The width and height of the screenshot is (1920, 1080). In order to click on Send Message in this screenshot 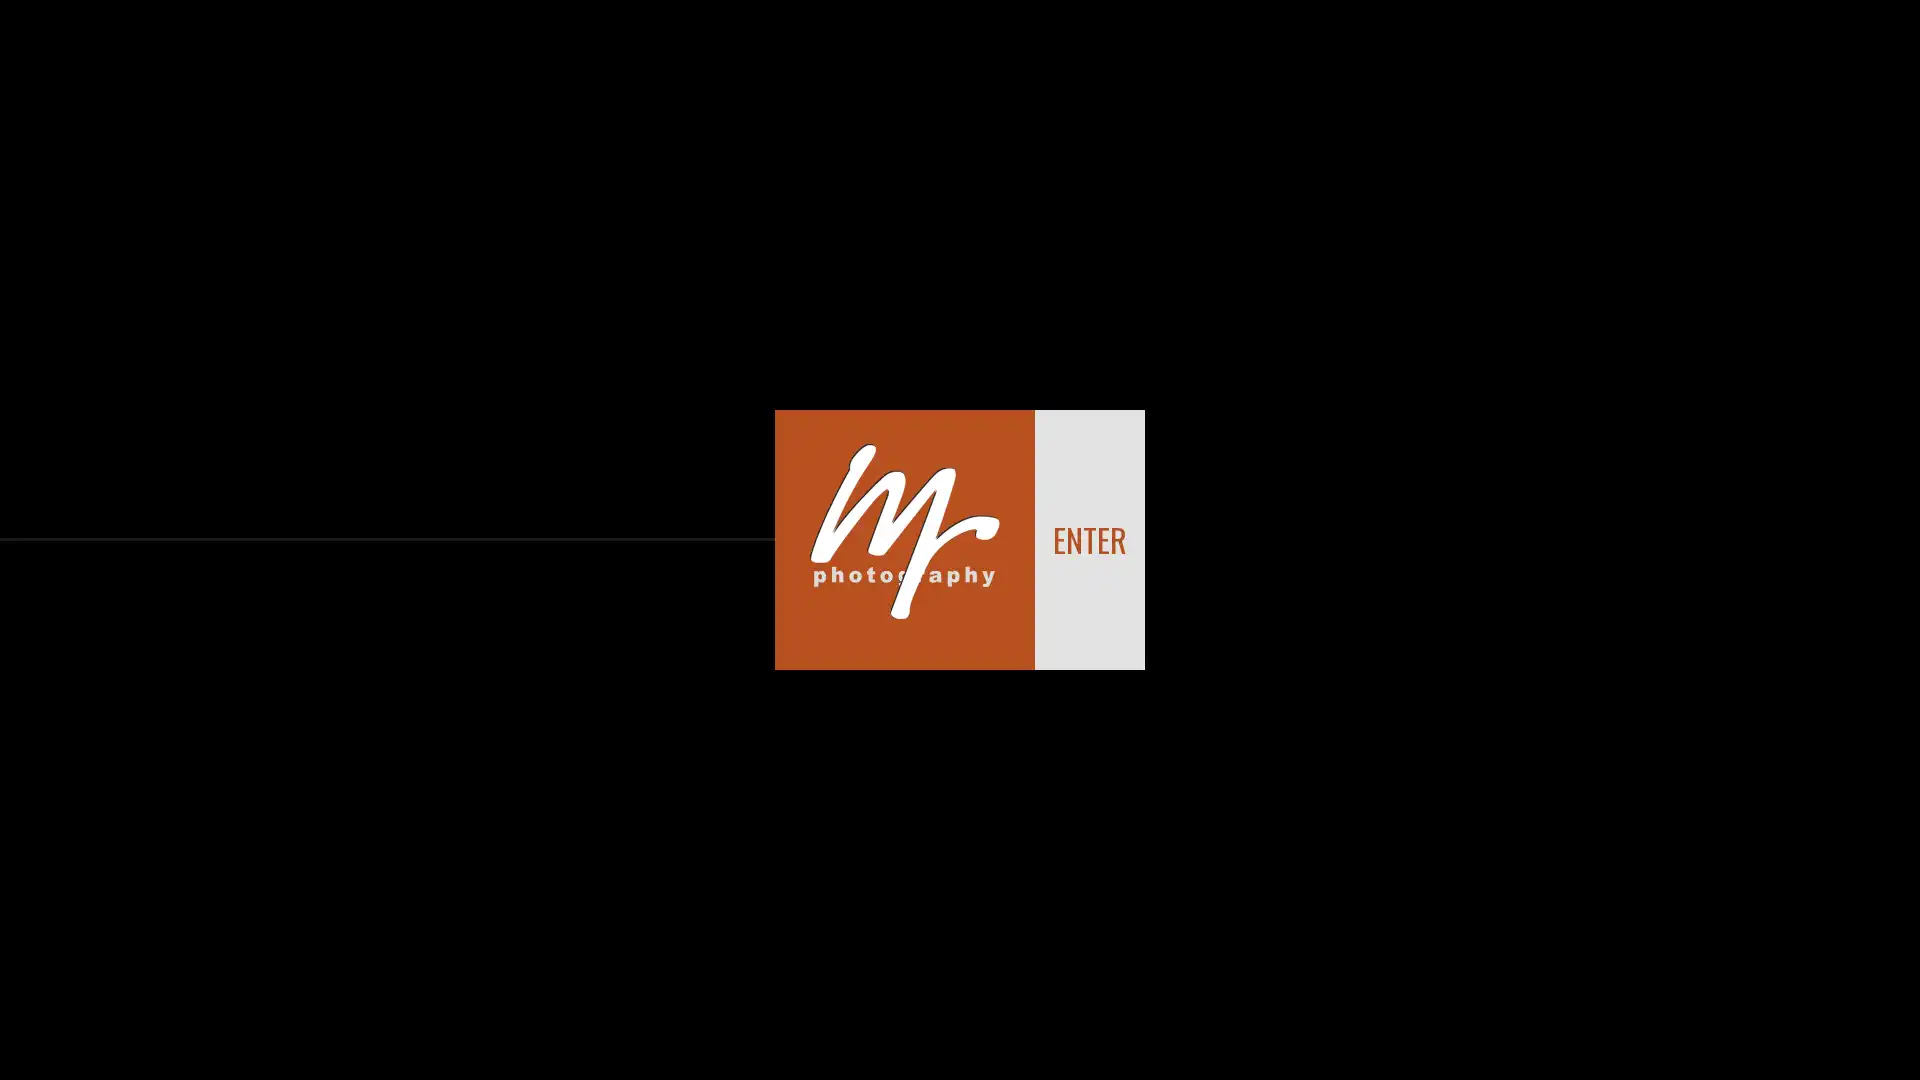, I will do `click(711, 364)`.